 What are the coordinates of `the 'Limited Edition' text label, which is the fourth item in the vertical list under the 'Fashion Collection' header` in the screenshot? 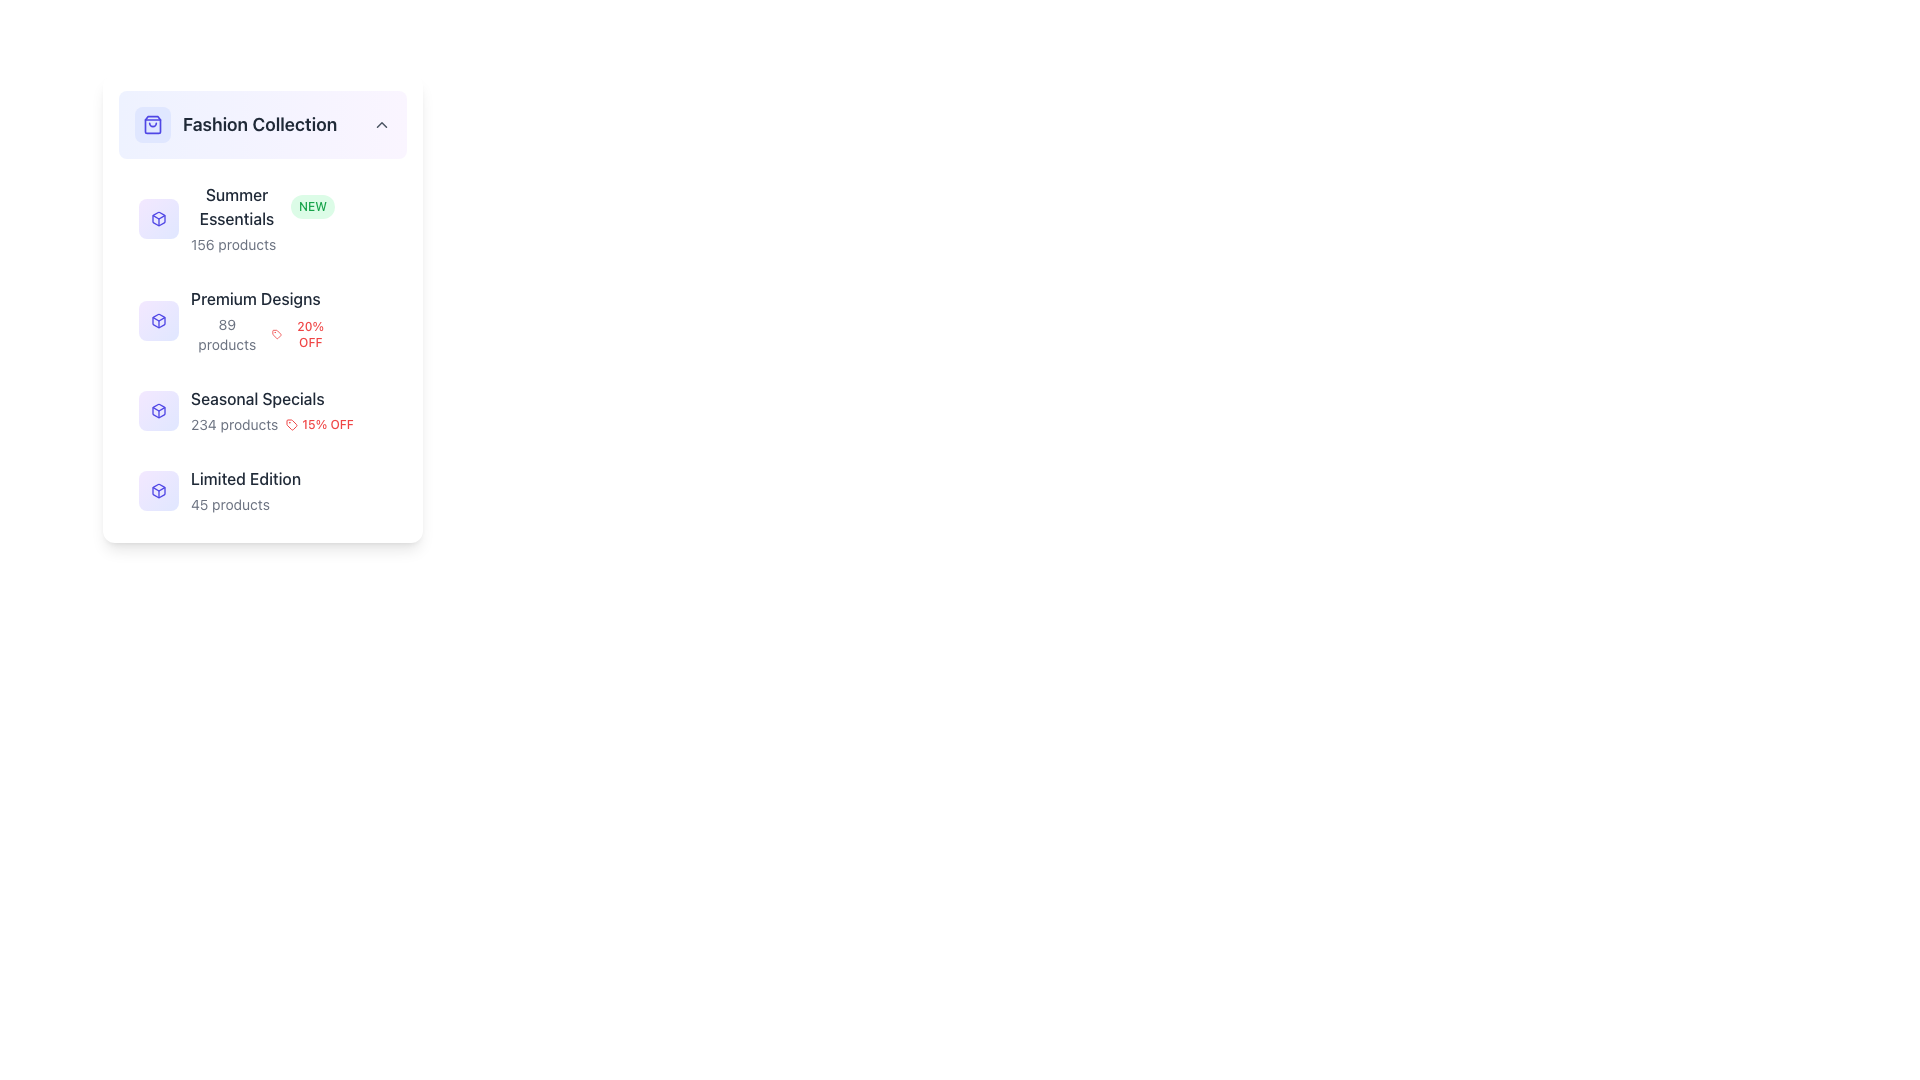 It's located at (244, 478).